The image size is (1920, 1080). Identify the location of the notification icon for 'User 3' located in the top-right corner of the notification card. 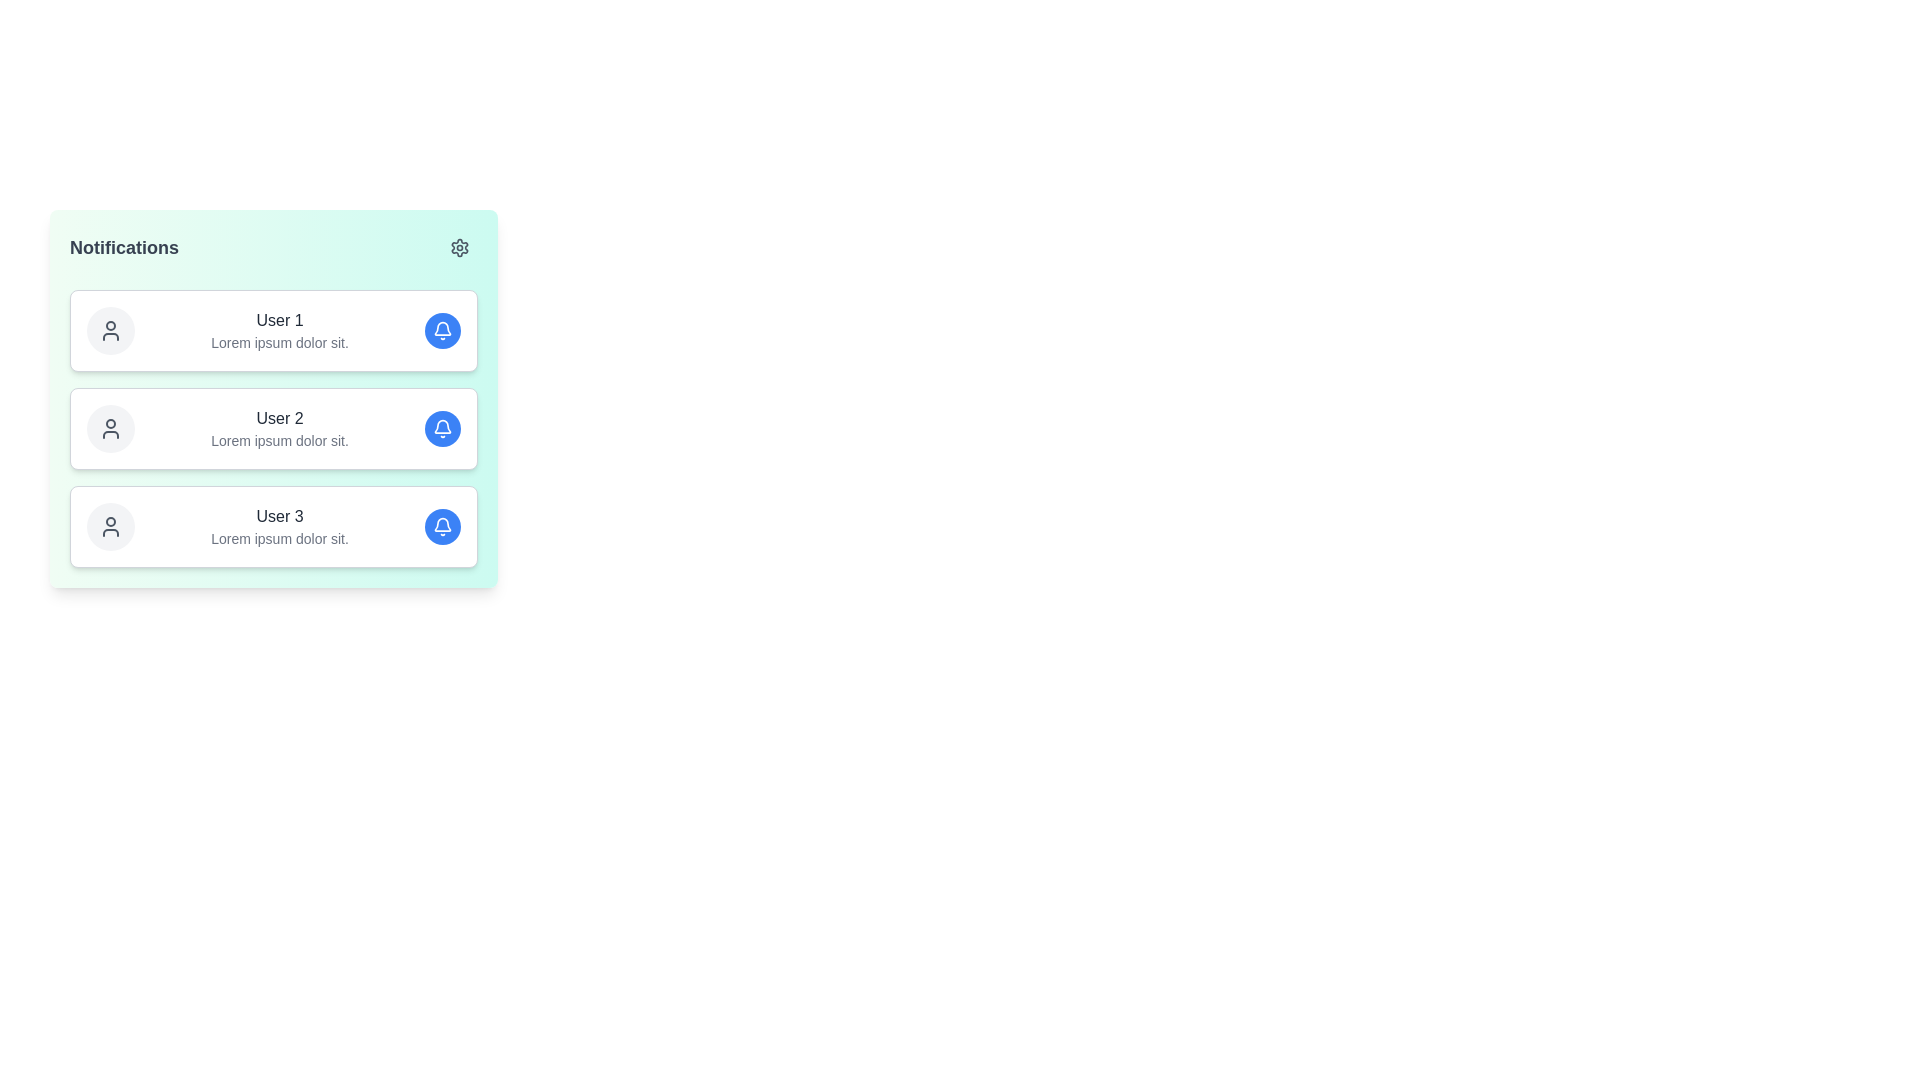
(441, 526).